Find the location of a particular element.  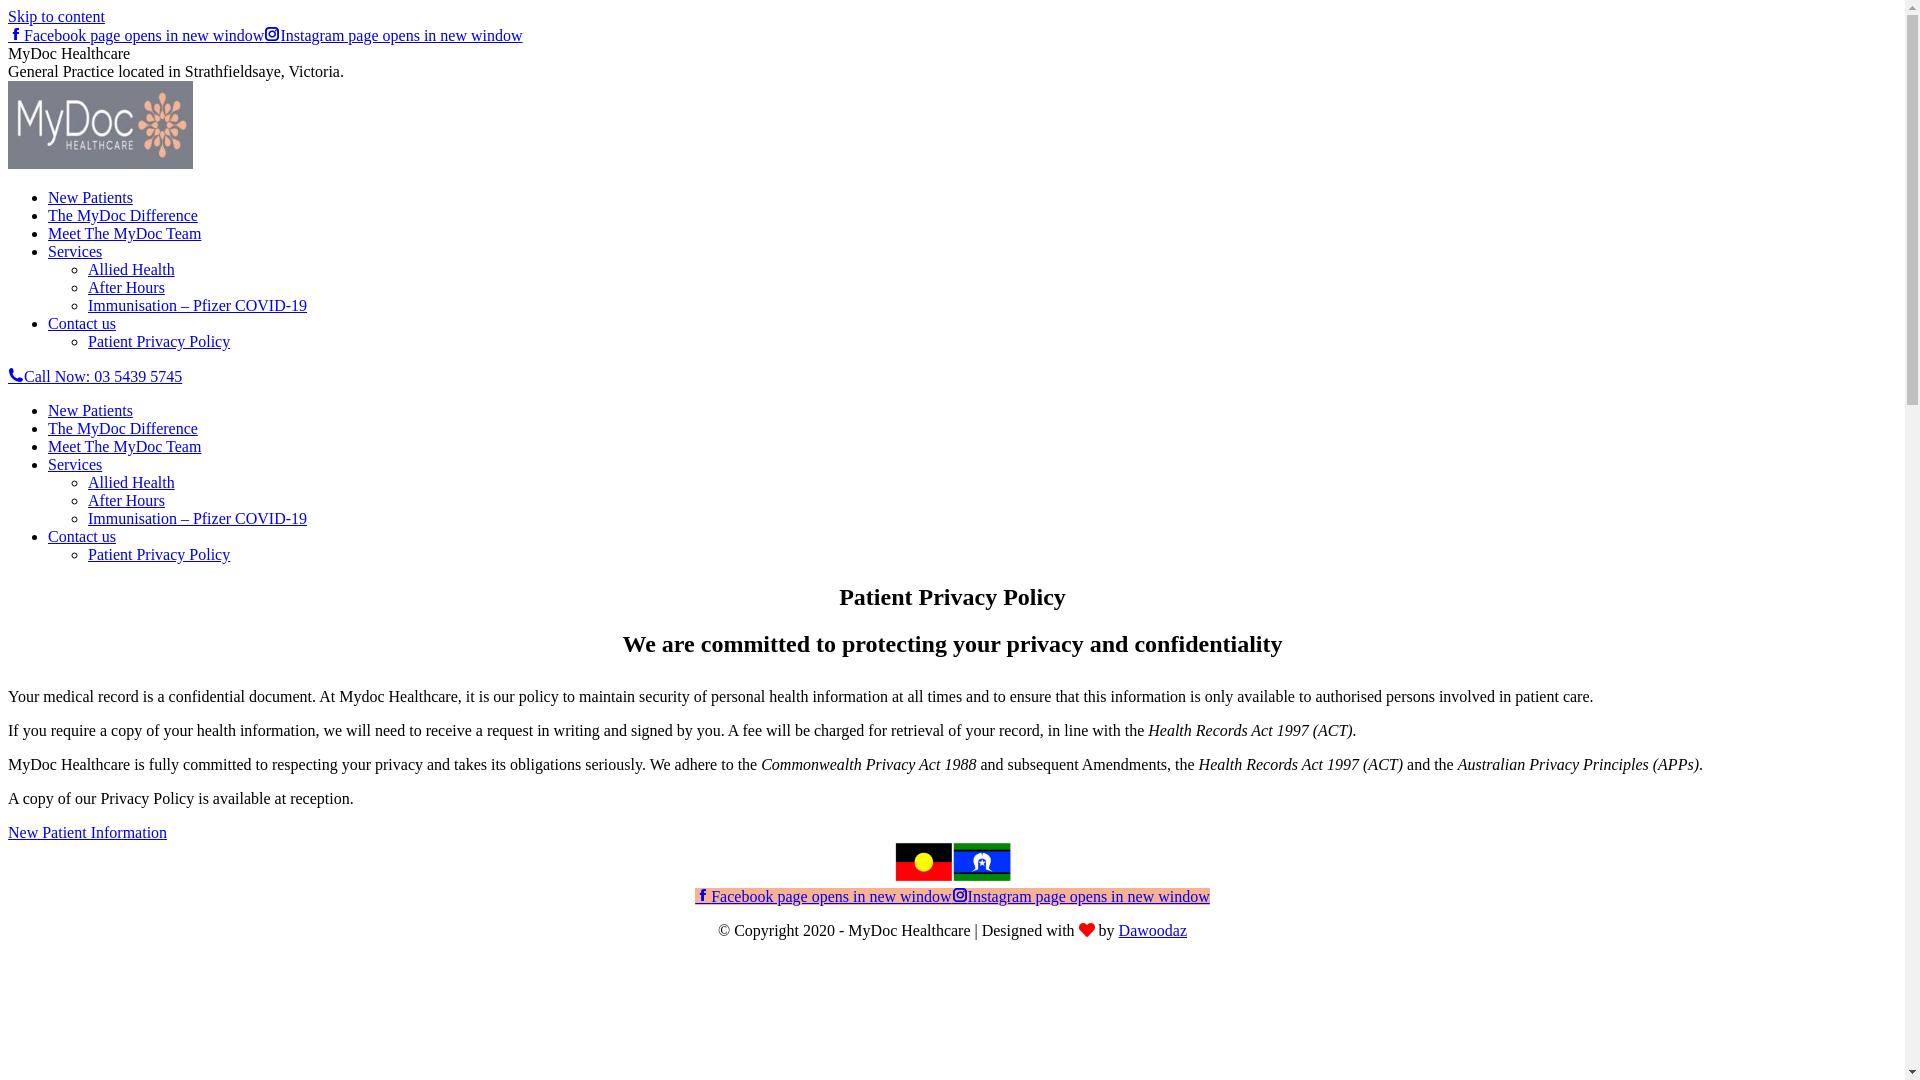

'Instagram page opens in new window' is located at coordinates (263, 35).